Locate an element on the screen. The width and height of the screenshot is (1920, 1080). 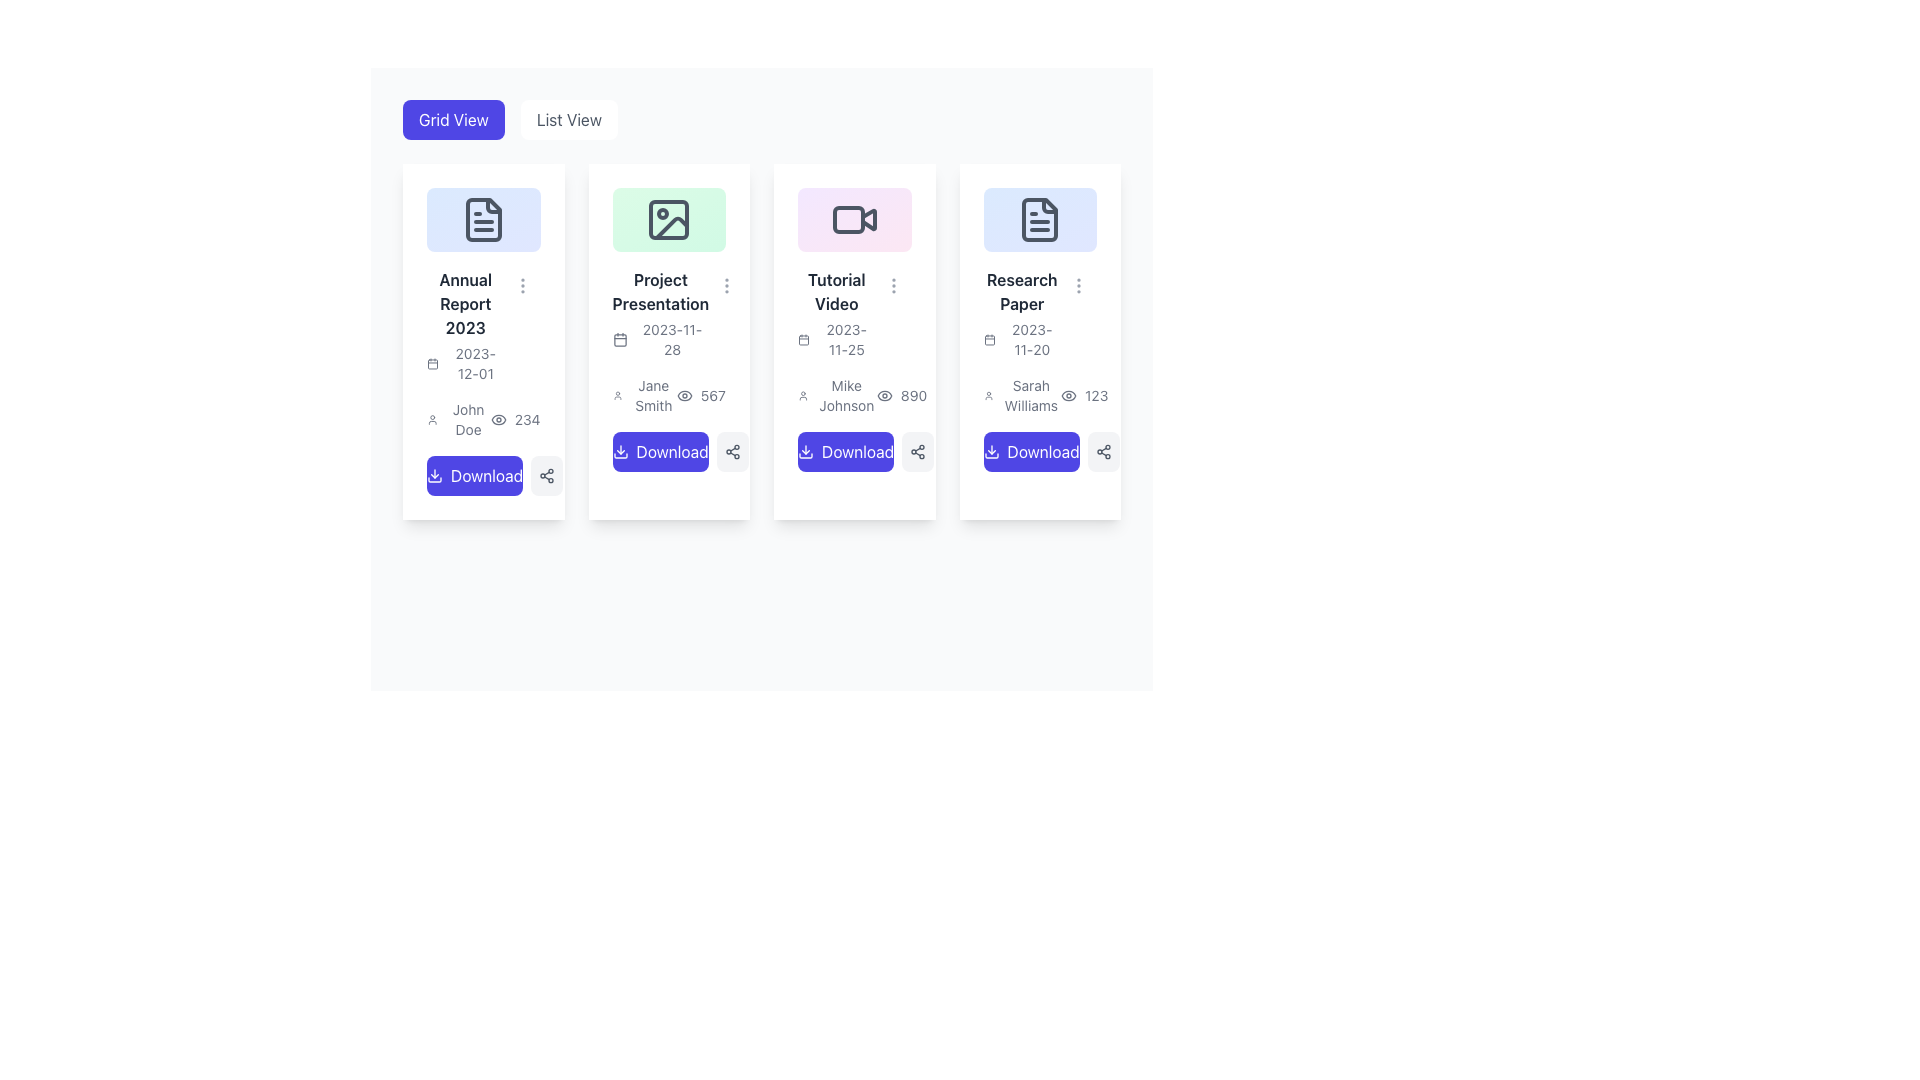
the button labeled 'Download Annual Report 2023' located at the bottom center of the first card in a horizontal list of cards to initiate the file download is located at coordinates (487, 475).